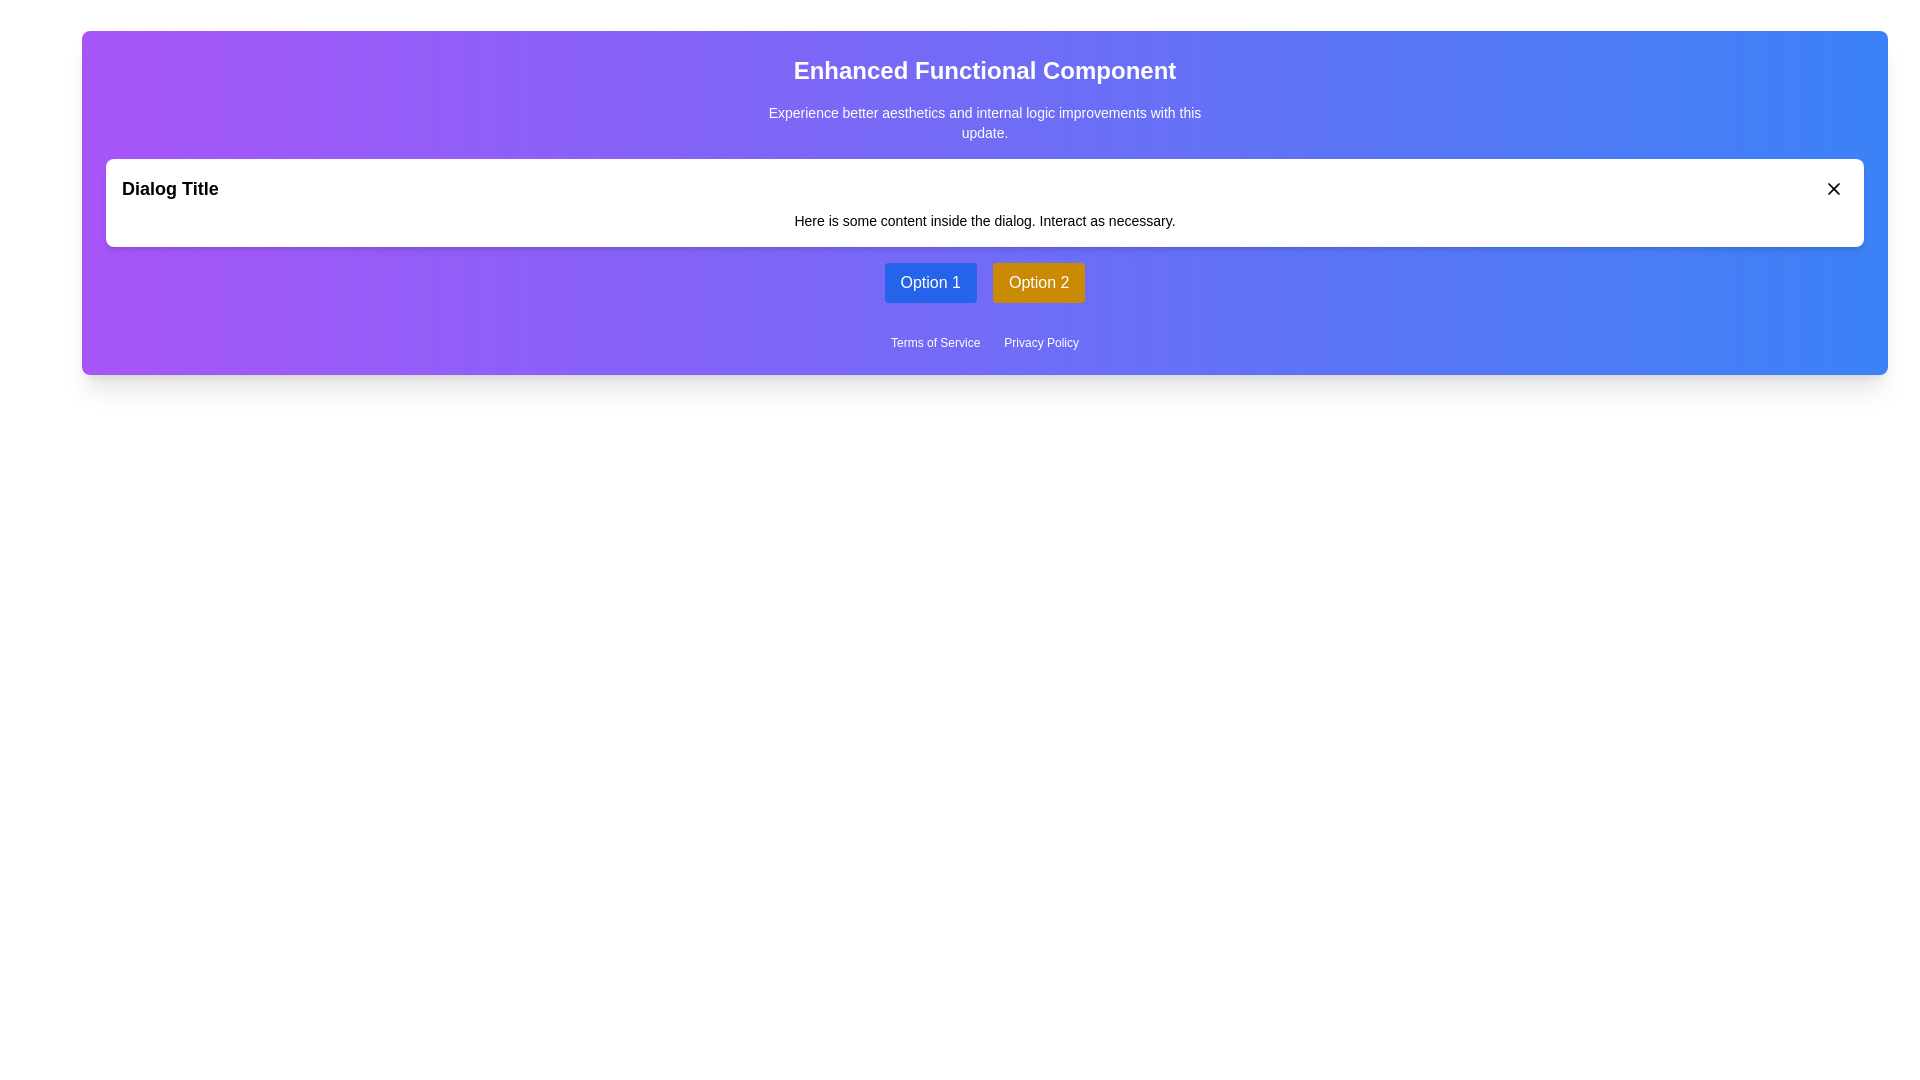 The width and height of the screenshot is (1920, 1080). I want to click on the hyperlink labeled 'Privacy Policy', so click(1040, 342).